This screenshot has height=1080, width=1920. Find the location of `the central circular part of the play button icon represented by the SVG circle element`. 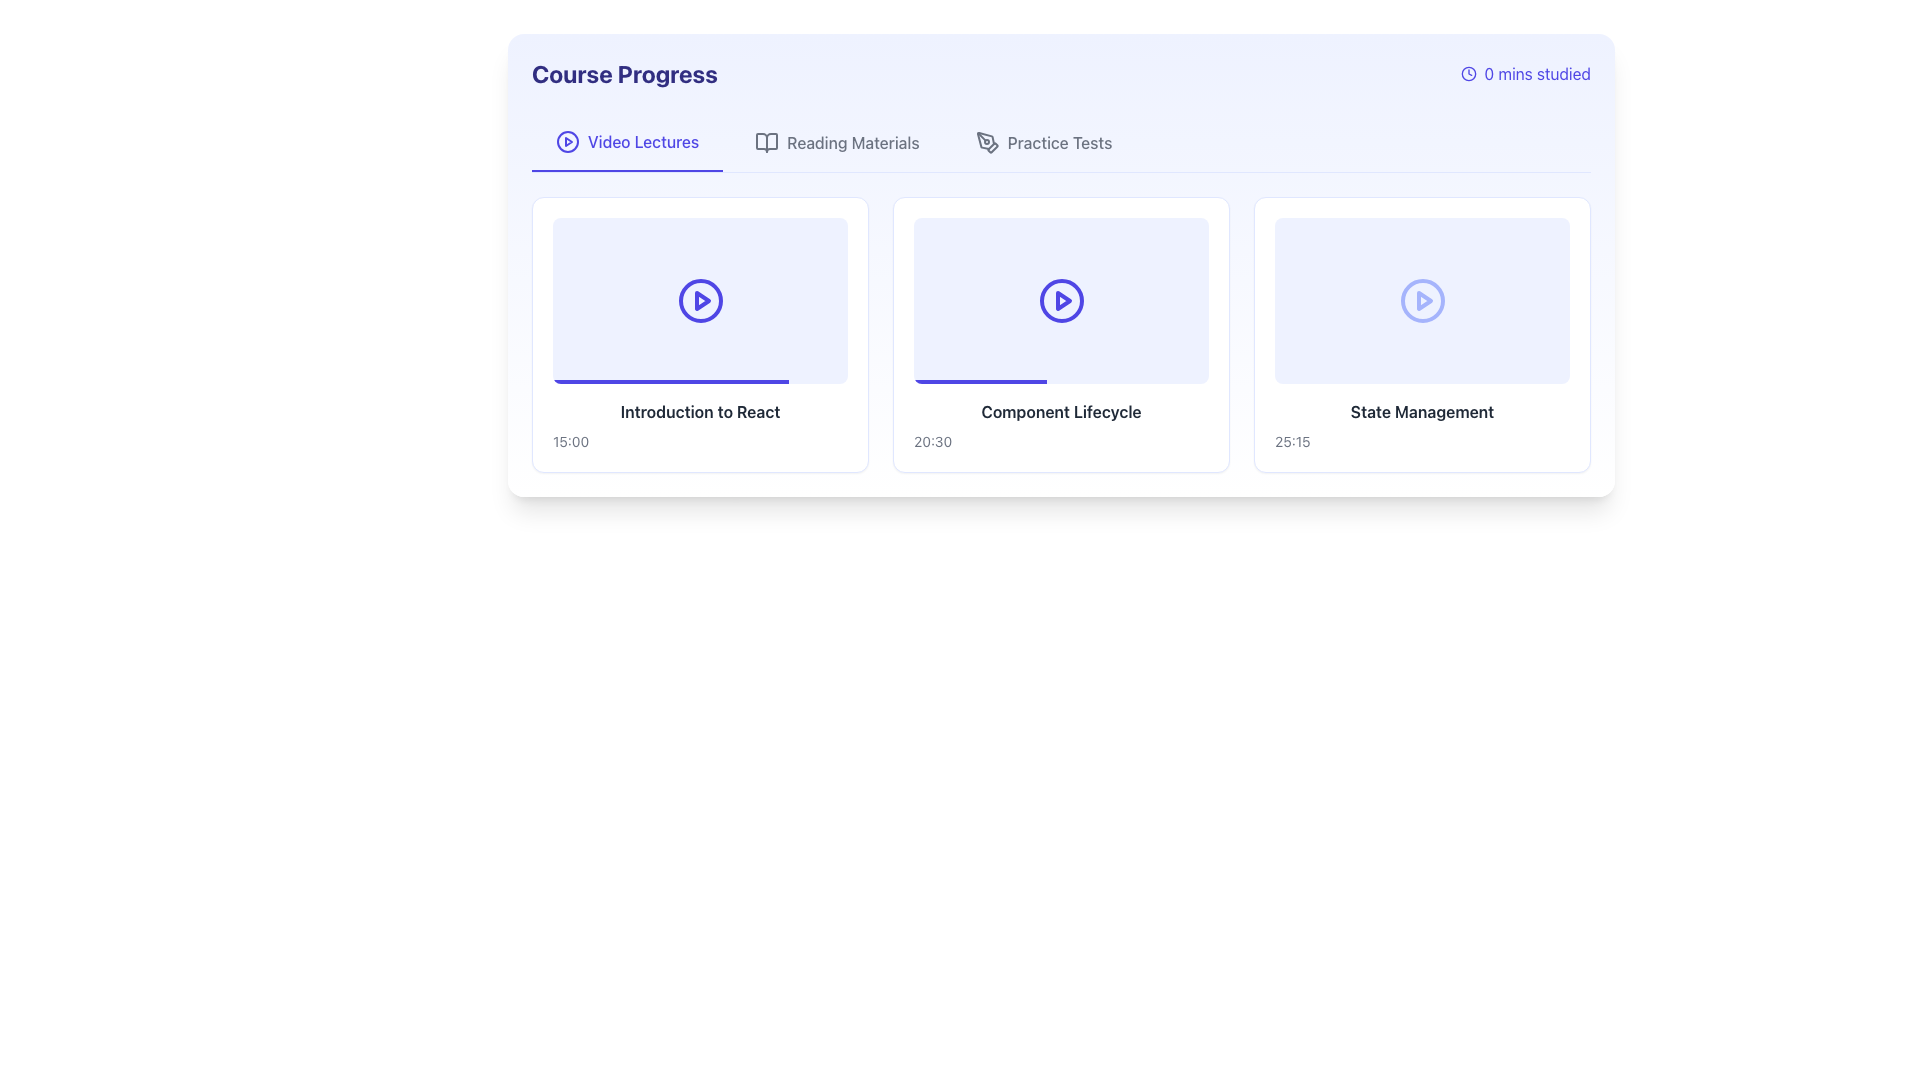

the central circular part of the play button icon represented by the SVG circle element is located at coordinates (566, 141).